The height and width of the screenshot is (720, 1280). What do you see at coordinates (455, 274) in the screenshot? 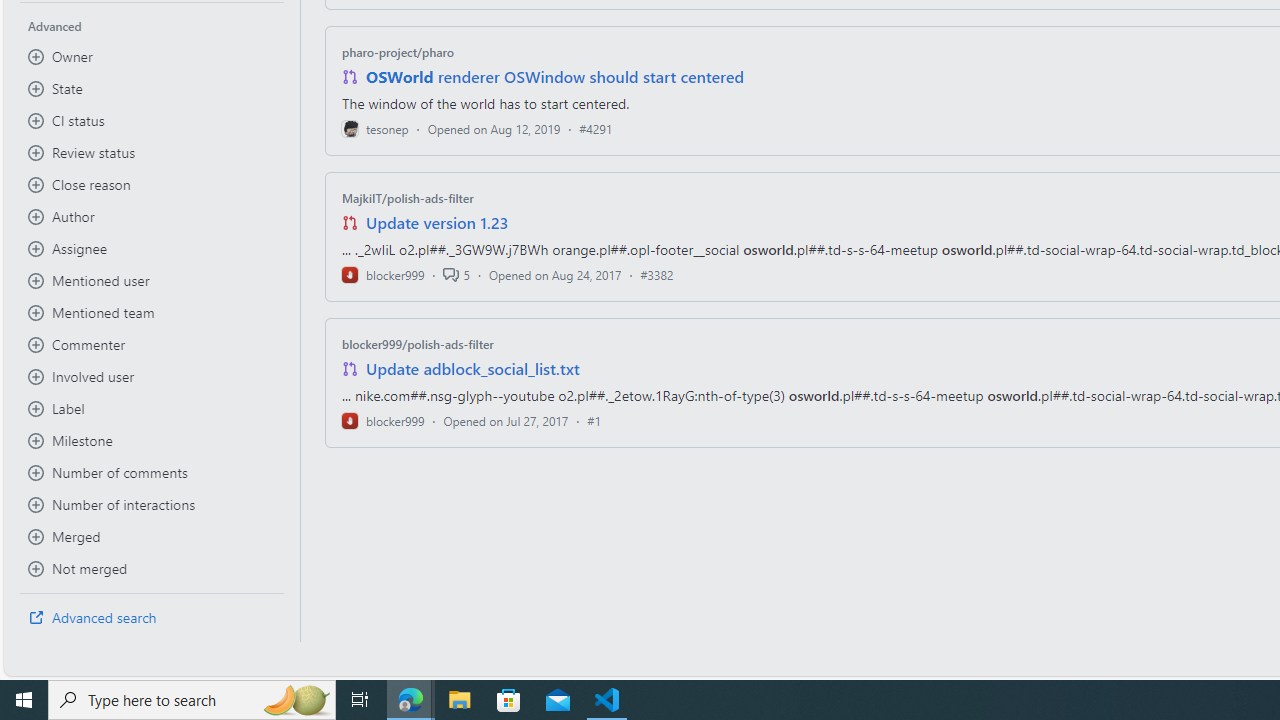
I see `'5'` at bounding box center [455, 274].